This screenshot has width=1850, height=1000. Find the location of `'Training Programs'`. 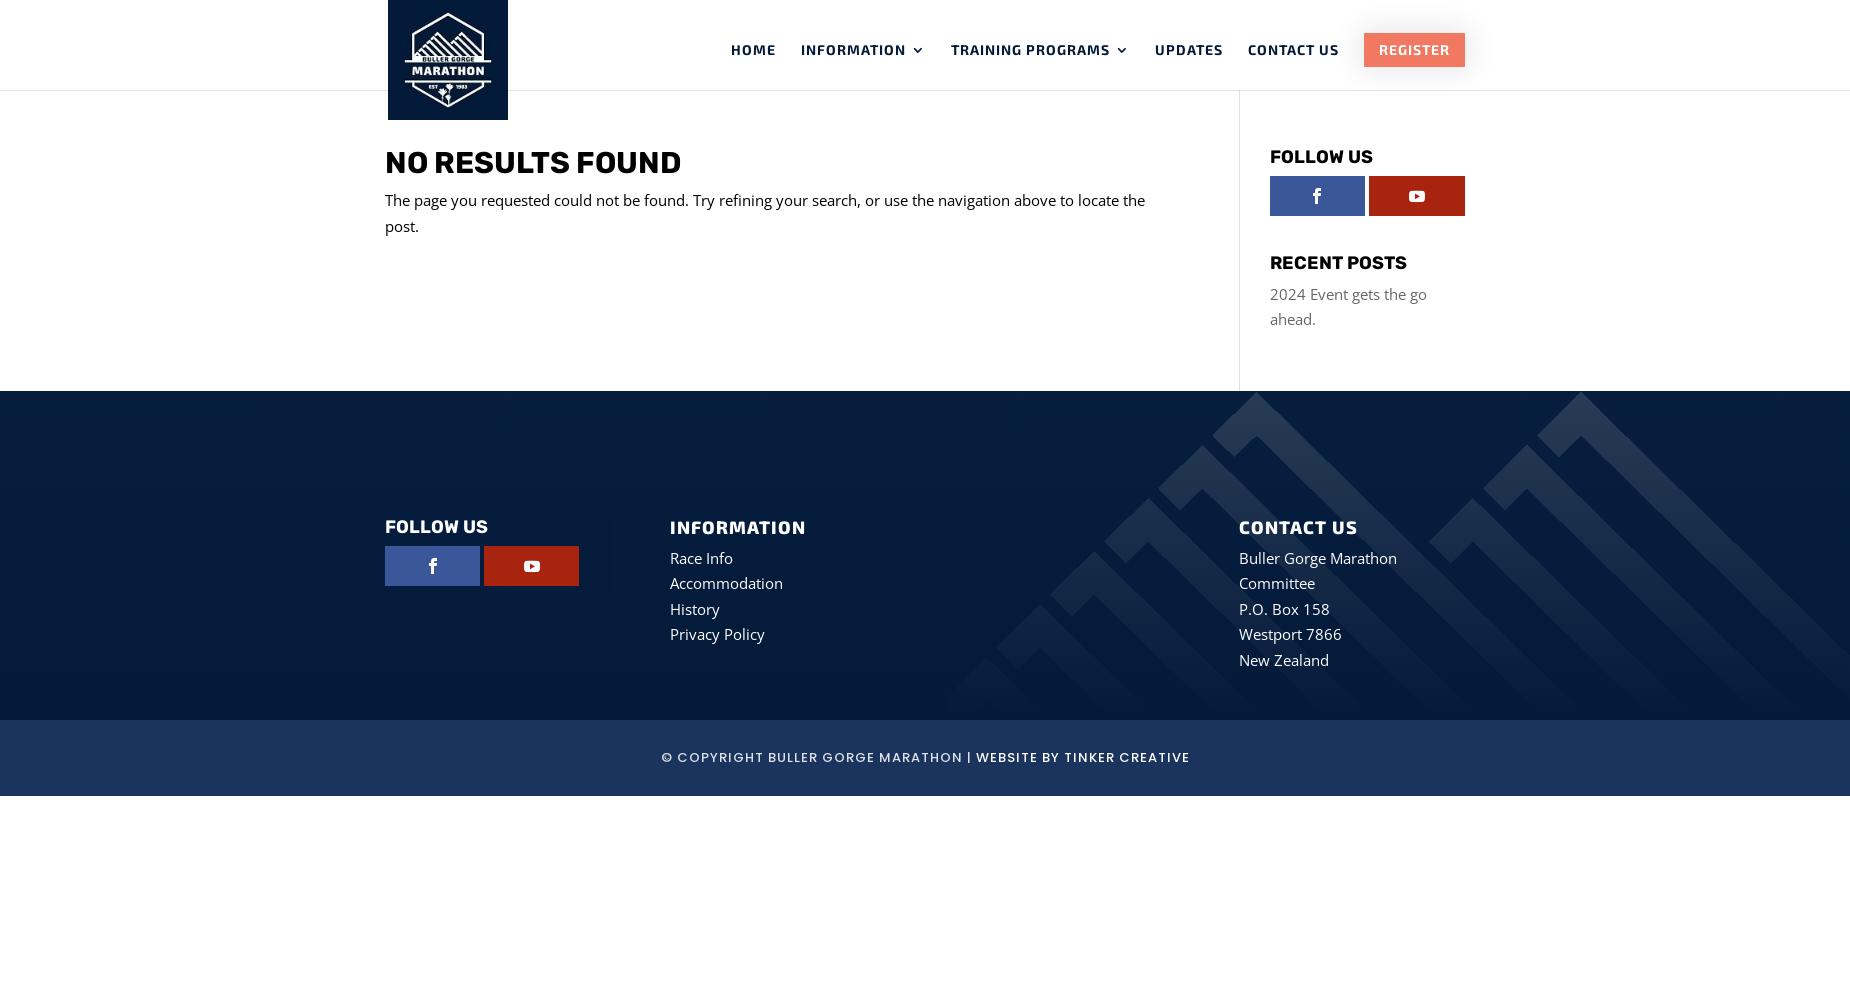

'Training Programs' is located at coordinates (1029, 49).